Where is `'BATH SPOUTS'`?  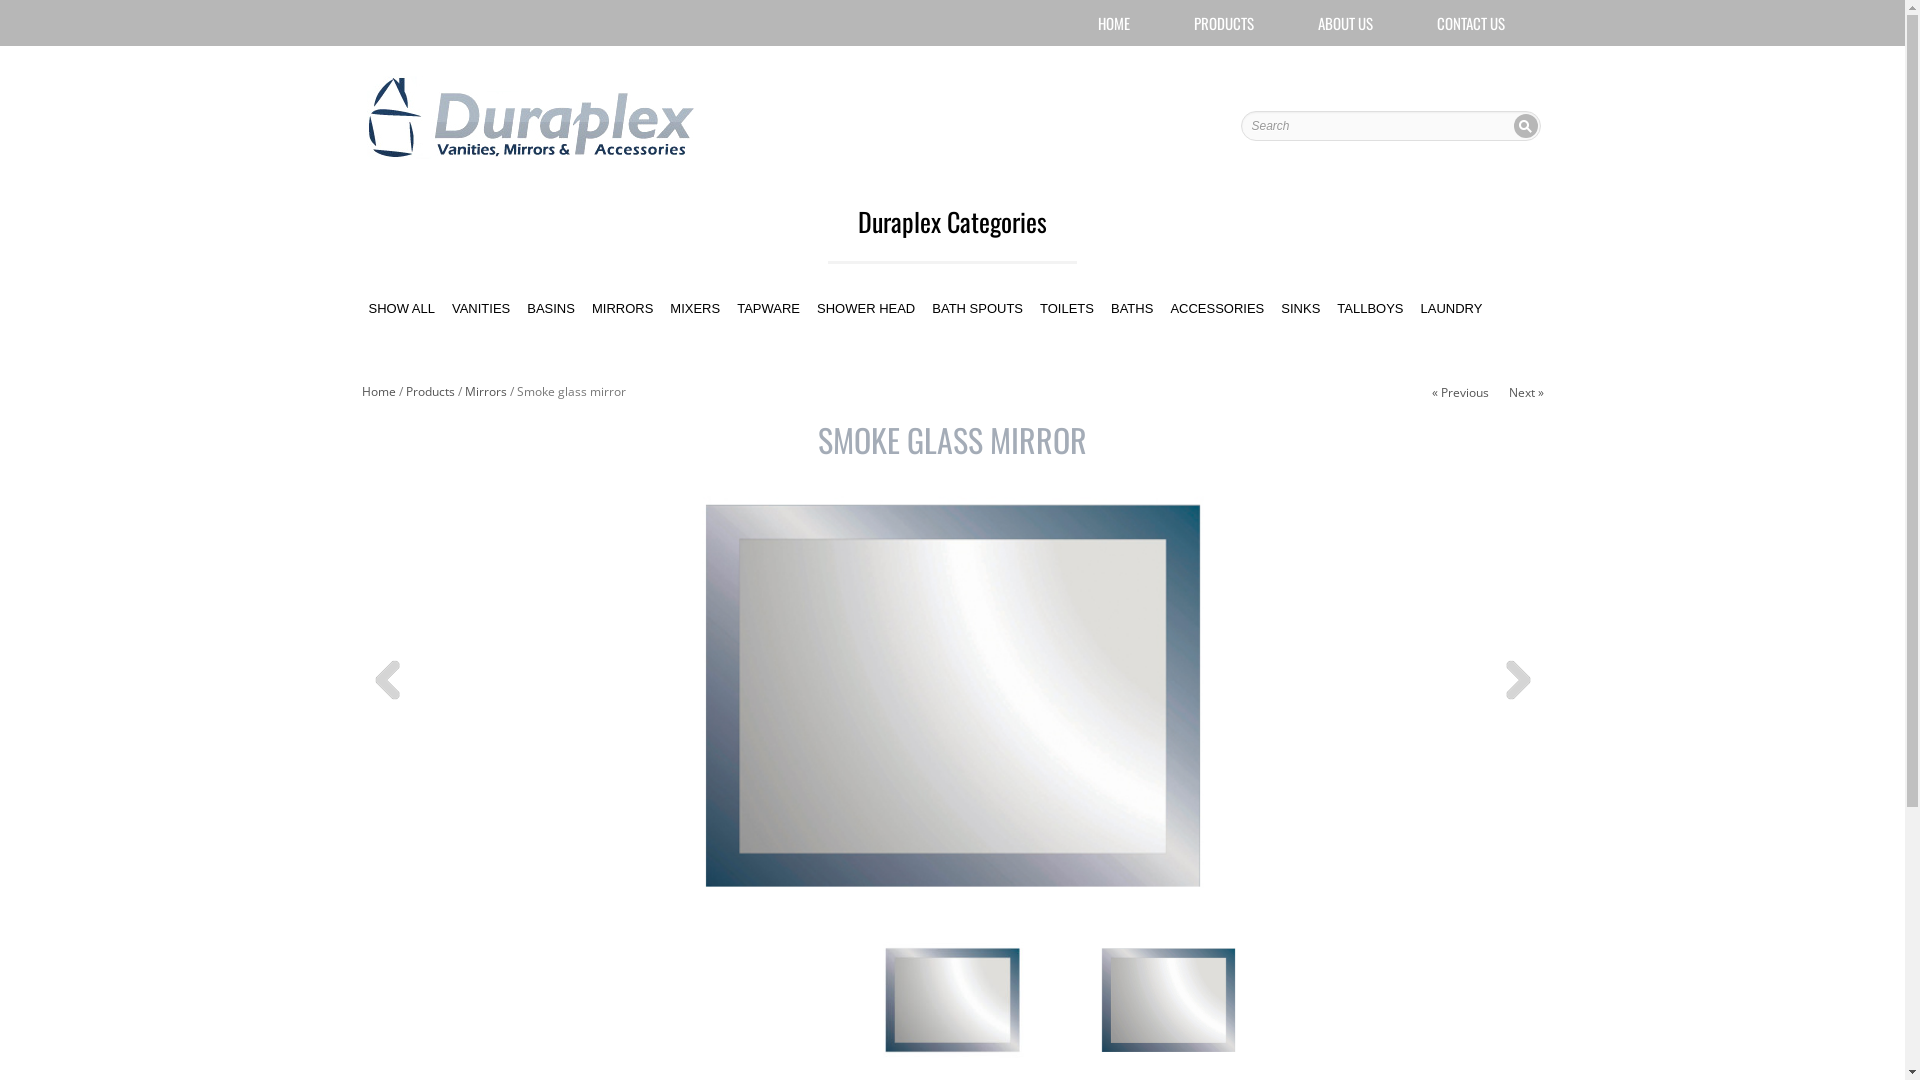 'BATH SPOUTS' is located at coordinates (977, 307).